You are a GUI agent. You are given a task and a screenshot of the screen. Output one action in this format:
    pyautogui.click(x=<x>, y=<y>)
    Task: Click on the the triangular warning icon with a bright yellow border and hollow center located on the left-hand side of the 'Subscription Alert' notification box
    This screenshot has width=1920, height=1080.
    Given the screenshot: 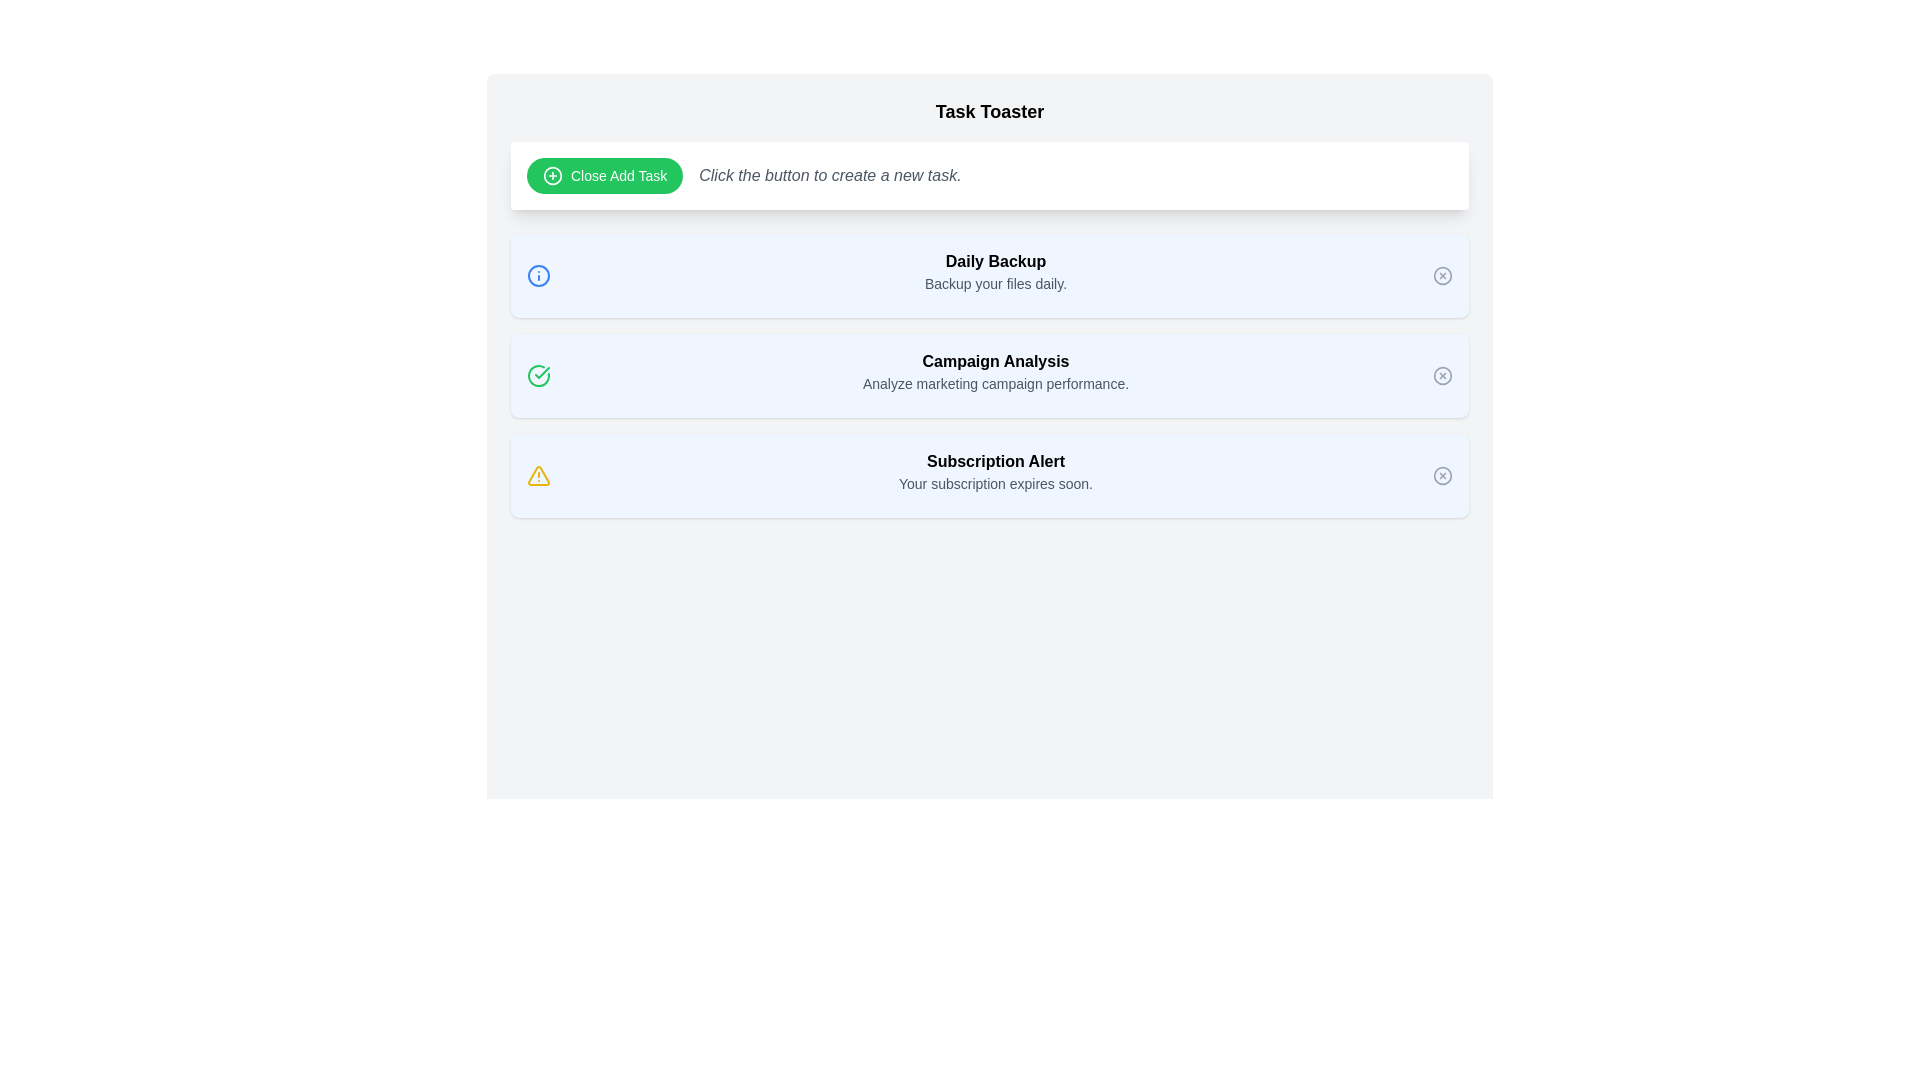 What is the action you would take?
    pyautogui.click(x=538, y=475)
    